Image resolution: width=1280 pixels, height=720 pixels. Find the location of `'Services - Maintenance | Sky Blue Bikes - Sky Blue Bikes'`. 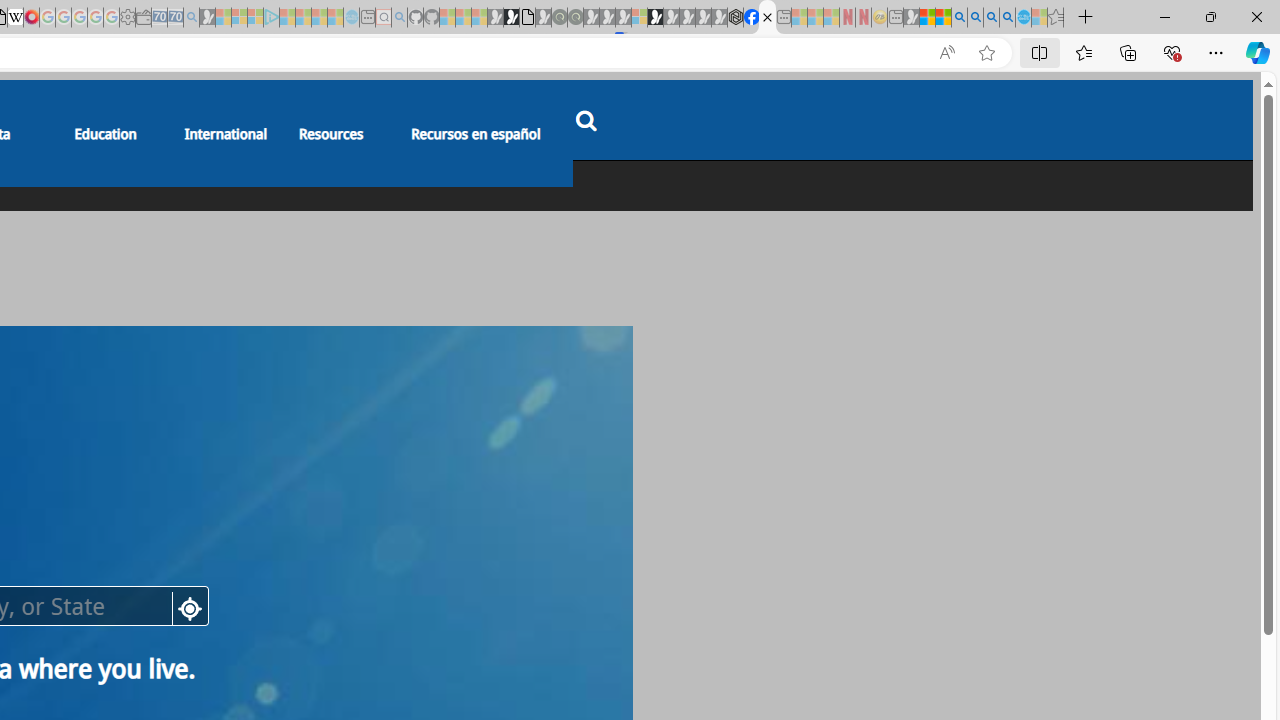

'Services - Maintenance | Sky Blue Bikes - Sky Blue Bikes' is located at coordinates (1023, 17).